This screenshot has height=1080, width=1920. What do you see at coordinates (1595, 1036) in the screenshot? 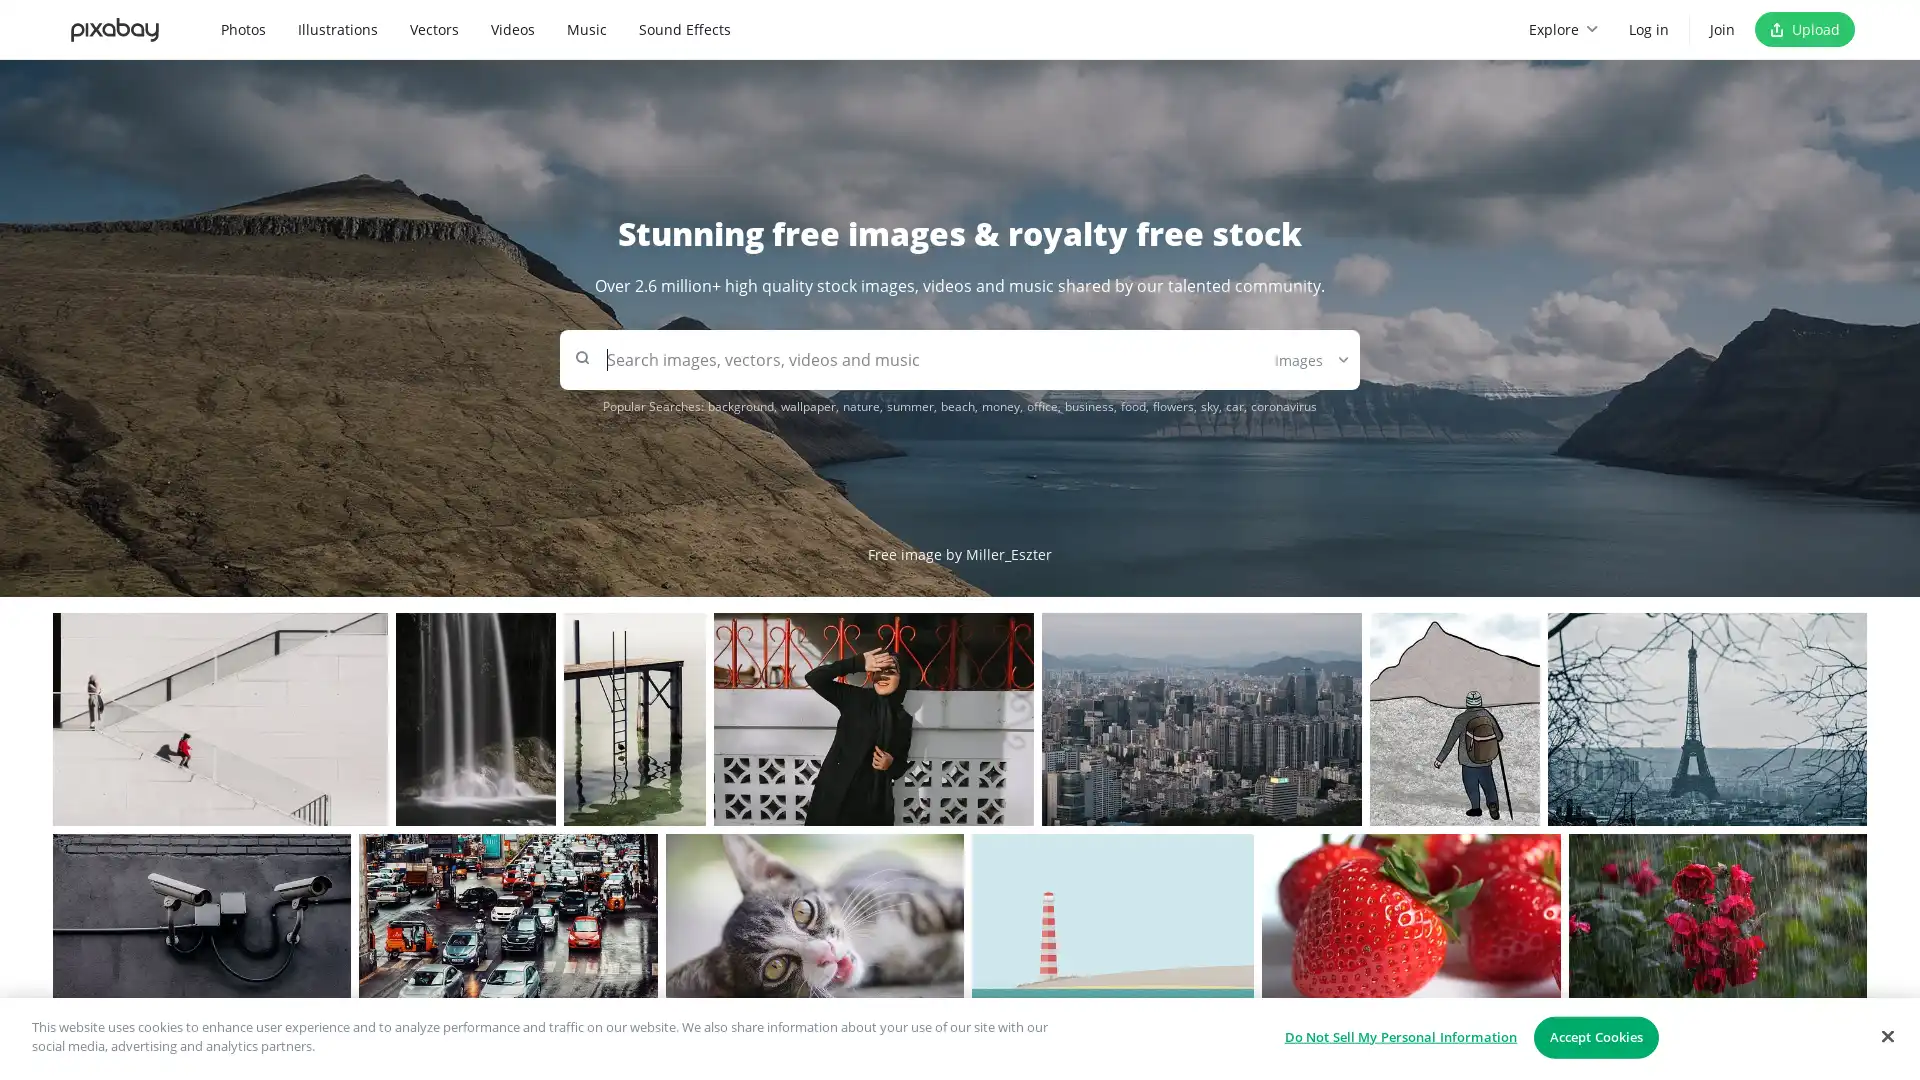
I see `Accept Cookies` at bounding box center [1595, 1036].